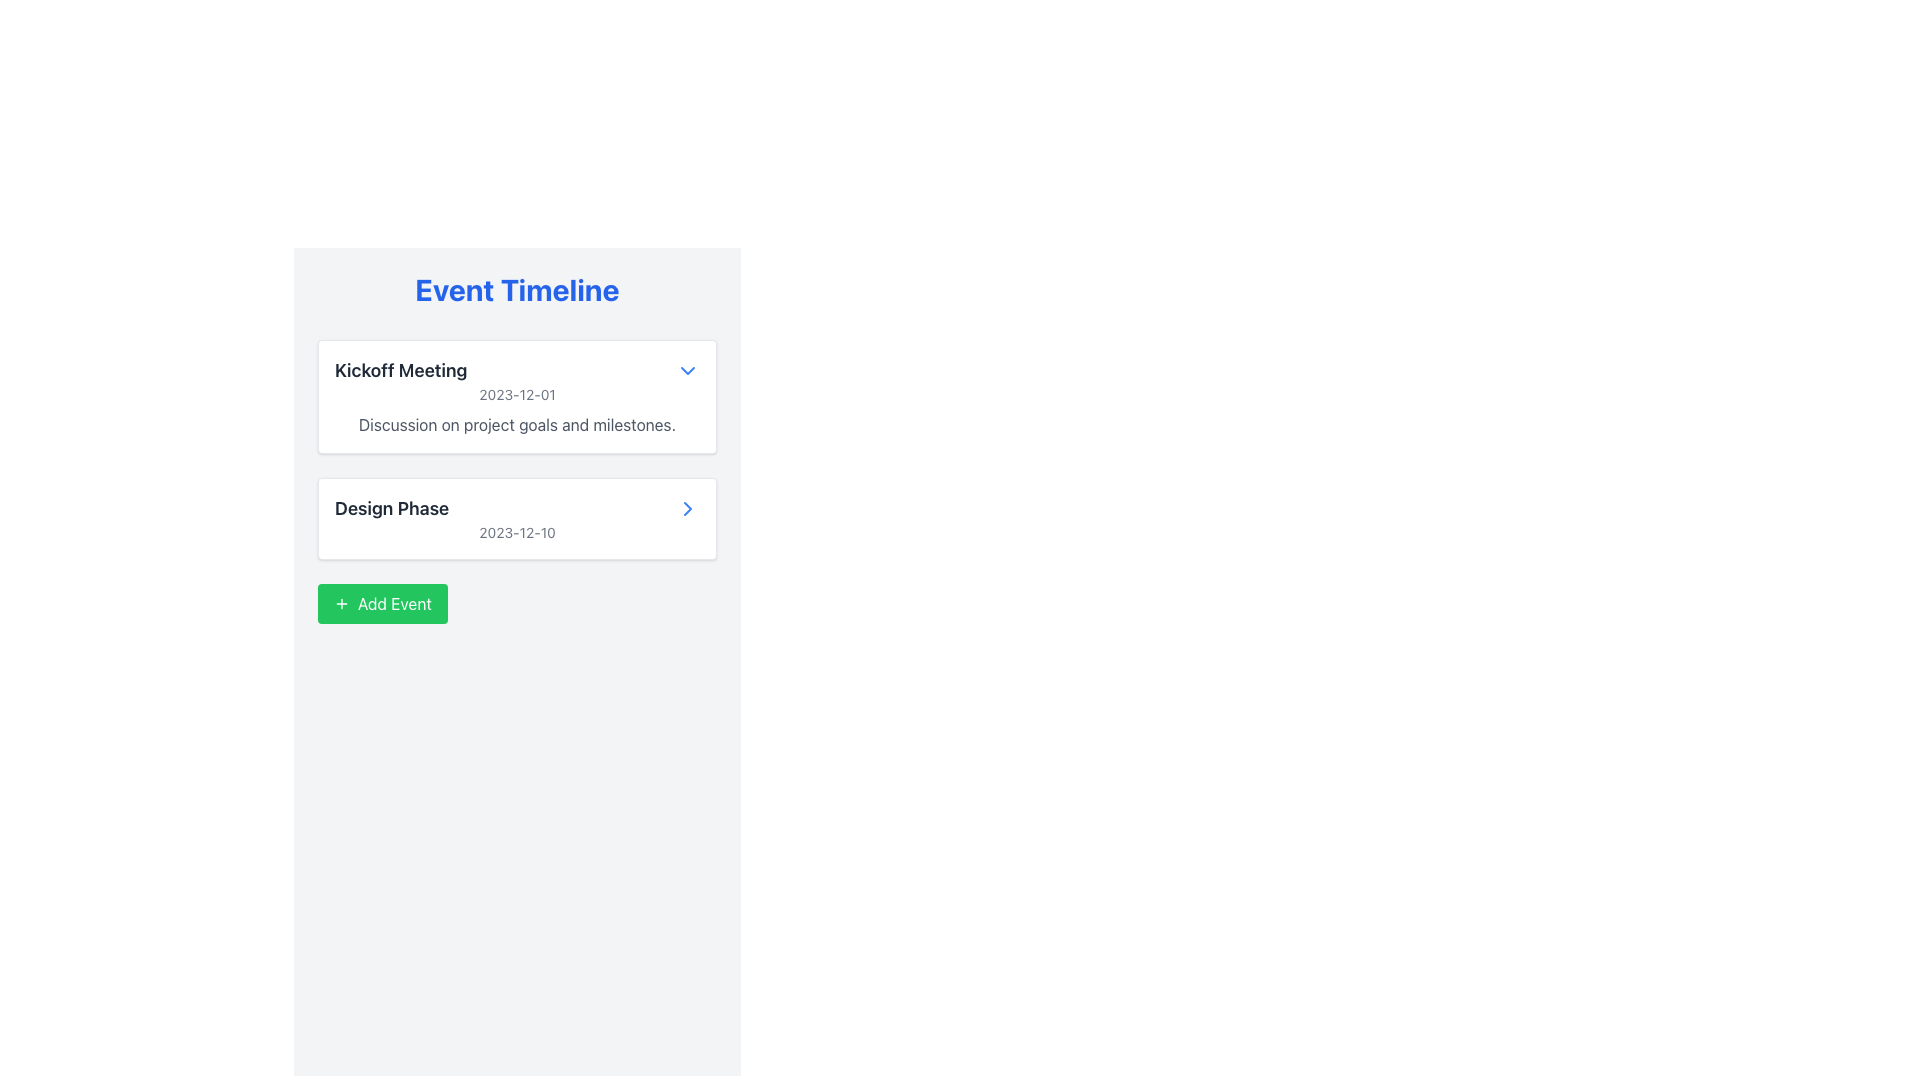 The width and height of the screenshot is (1920, 1080). What do you see at coordinates (341, 603) in the screenshot?
I see `the small green '+' icon located within the 'Add Event' button, which is situated in the lower-left region of the interface under the event blocks labeled 'Kickoff Meeting' and 'Design Phase.'` at bounding box center [341, 603].